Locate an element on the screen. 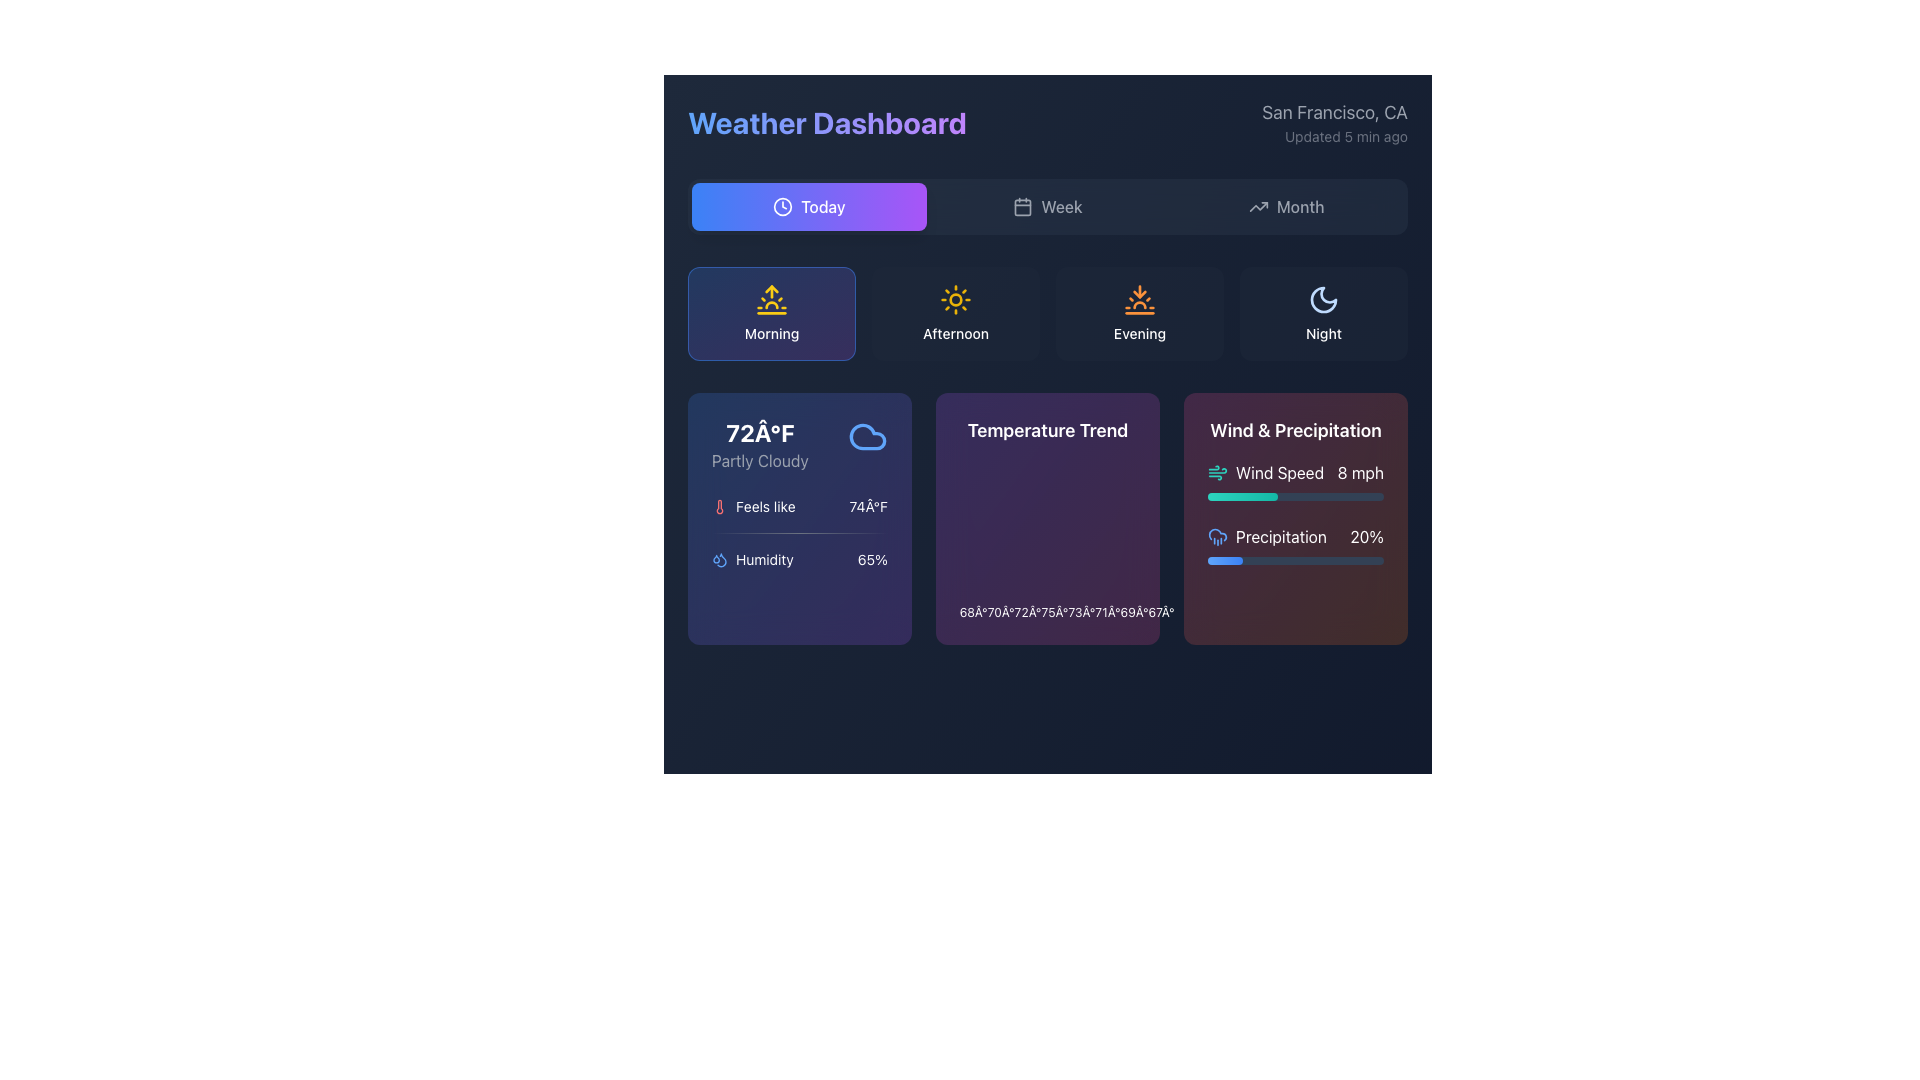 Image resolution: width=1920 pixels, height=1080 pixels. the 'Evening' button, which is the third button in the horizontal grid of four buttons labeled 'Morning,' 'Afternoon,' 'Evening,' and 'Night', located below the navigation bar is located at coordinates (1140, 313).